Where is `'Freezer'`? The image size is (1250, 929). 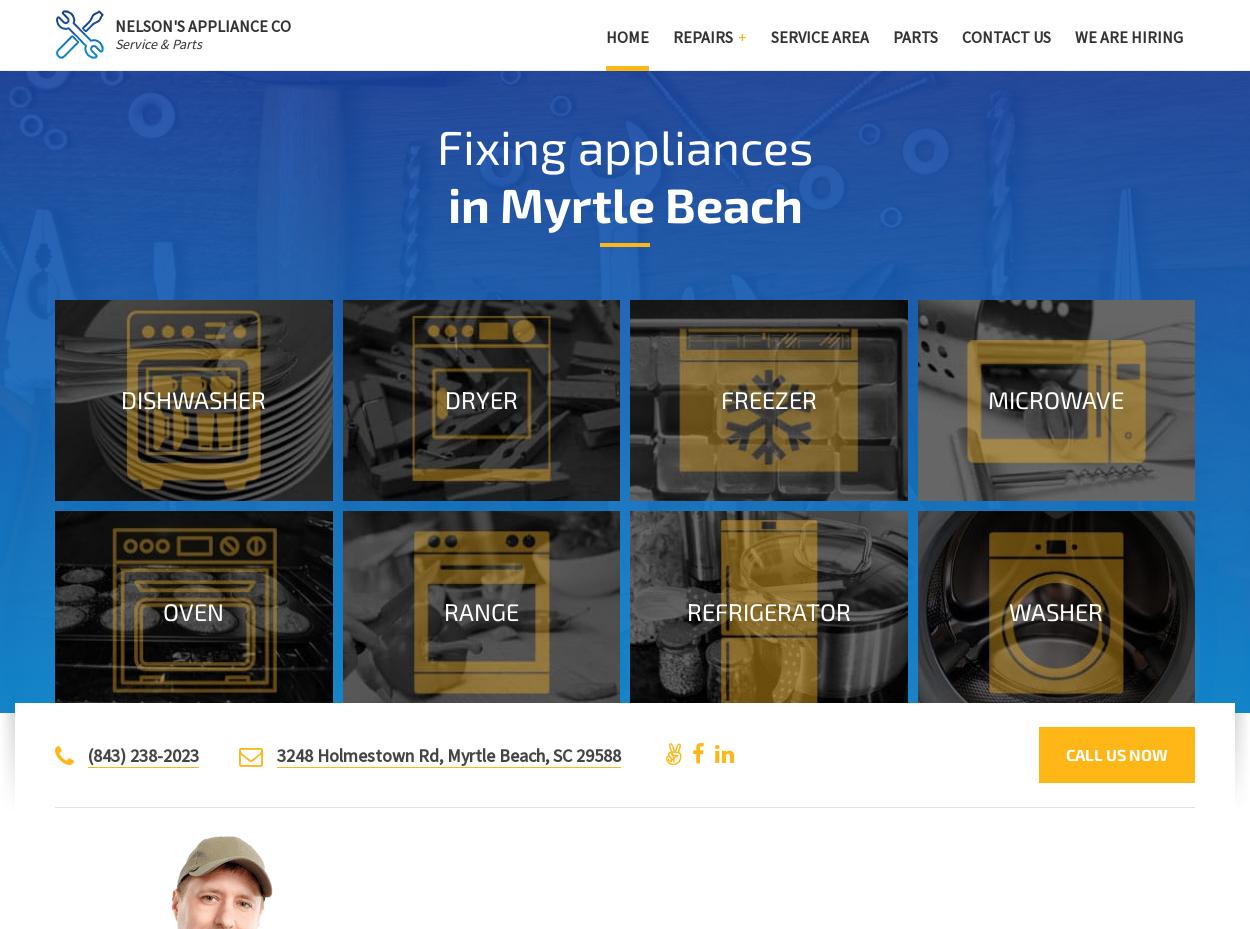 'Freezer' is located at coordinates (767, 398).